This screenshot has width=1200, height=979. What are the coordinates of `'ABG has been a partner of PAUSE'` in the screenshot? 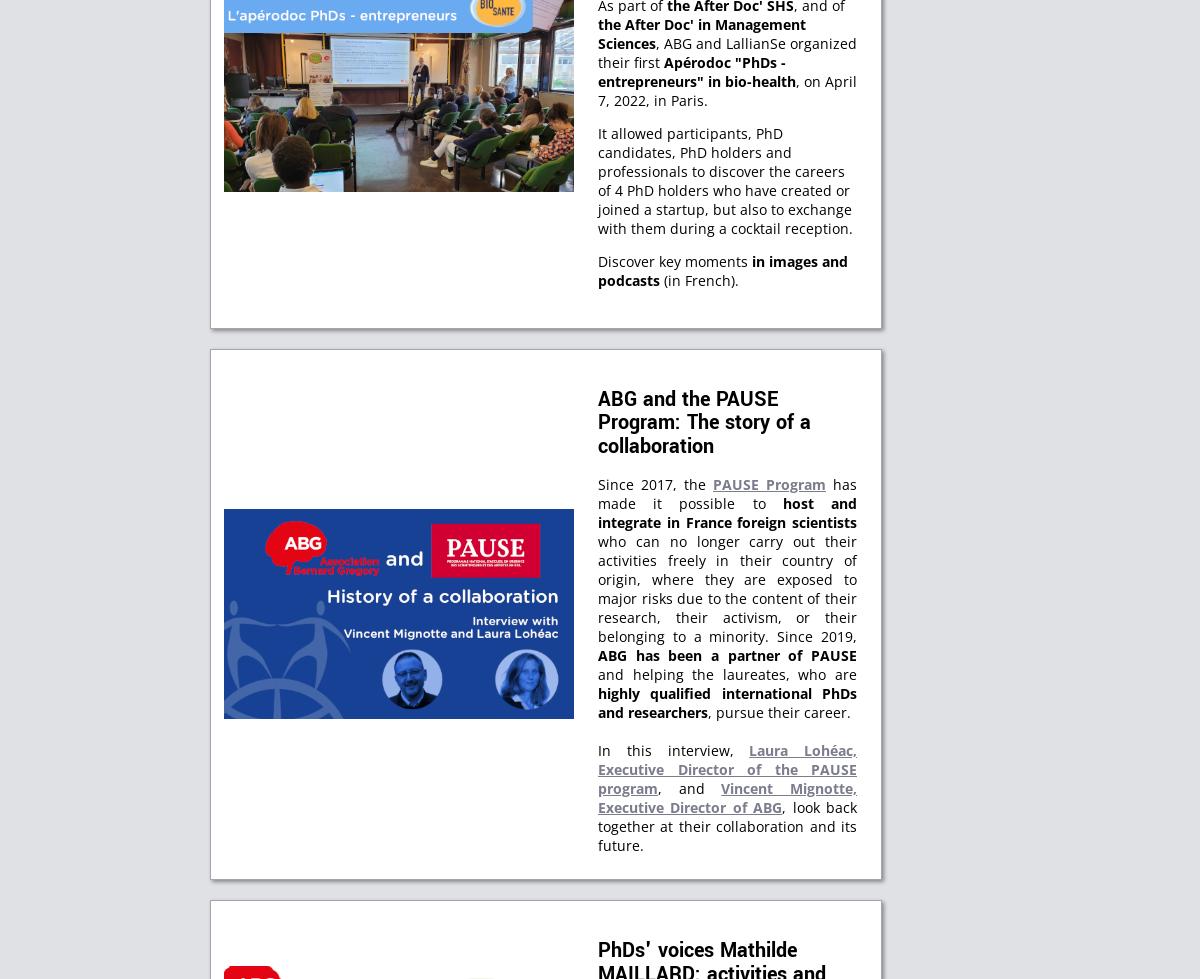 It's located at (596, 654).